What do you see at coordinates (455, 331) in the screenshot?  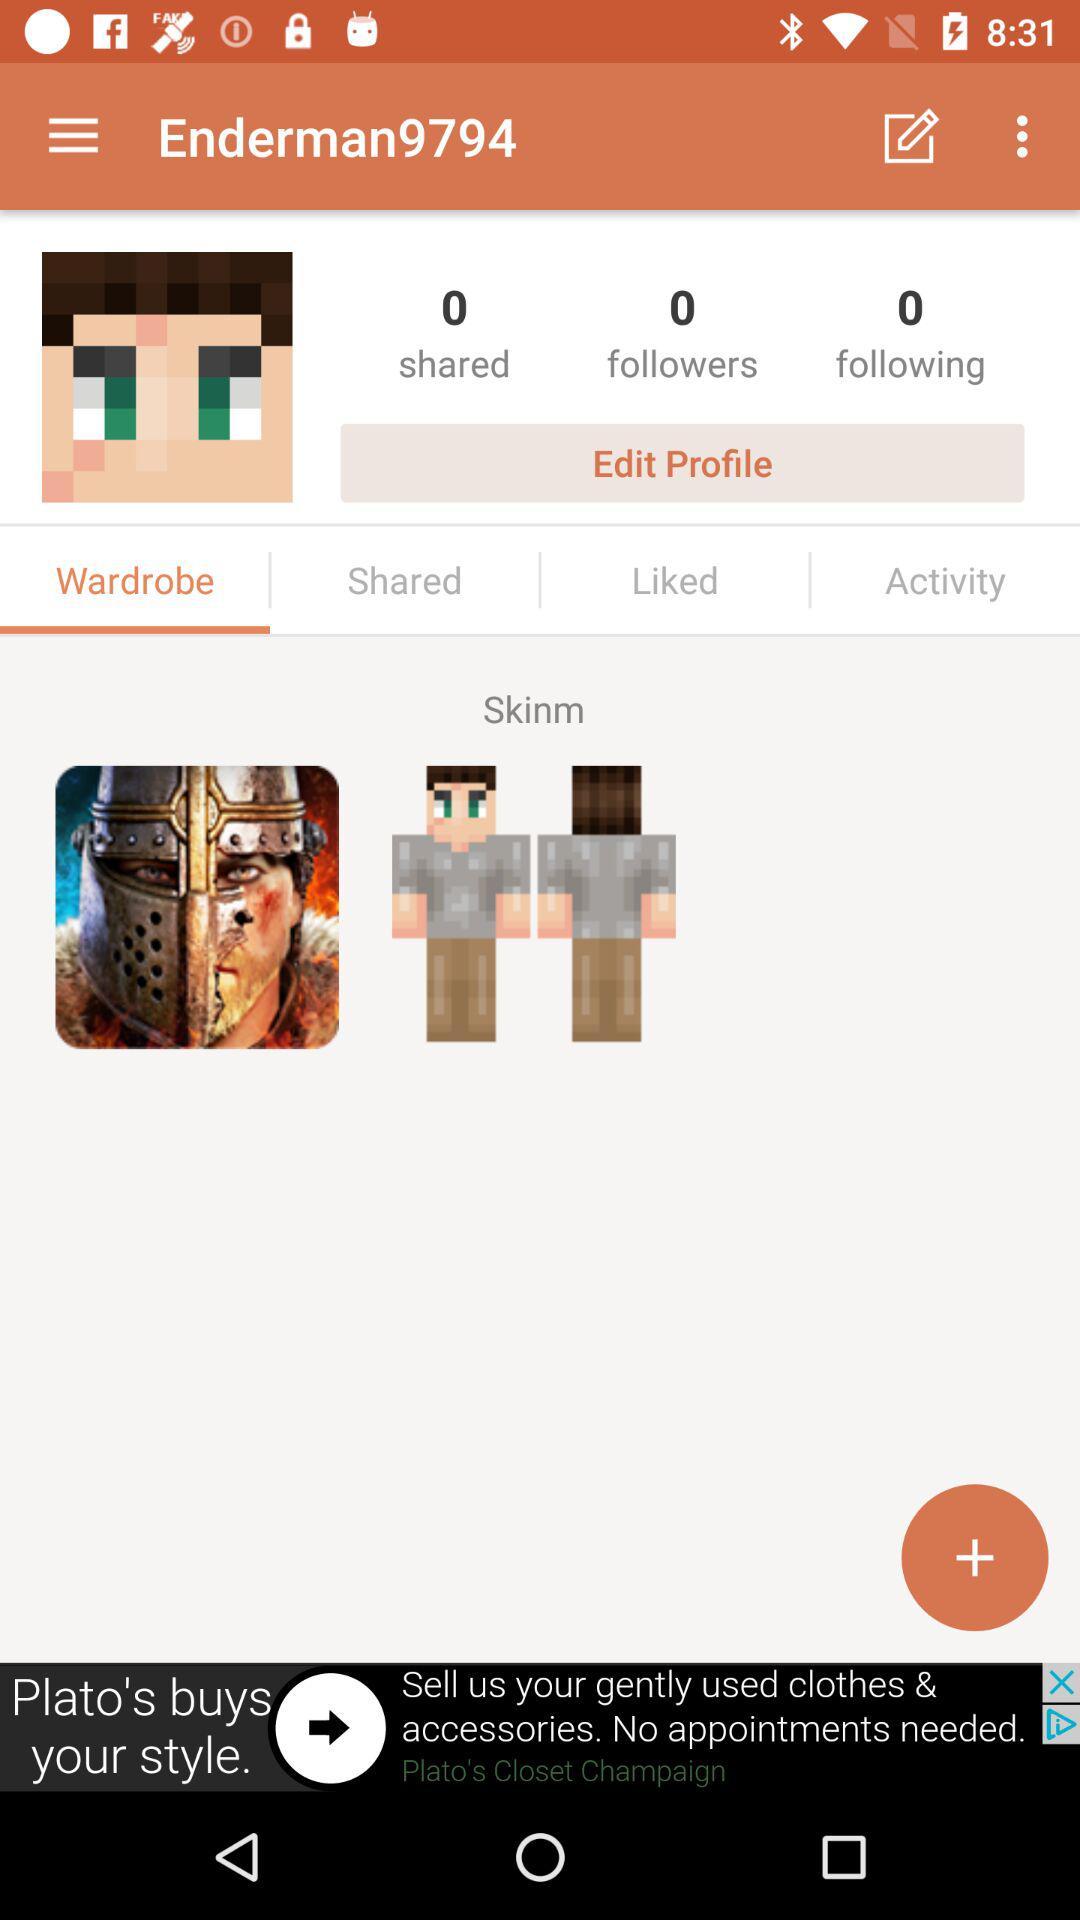 I see `the first shared option` at bounding box center [455, 331].